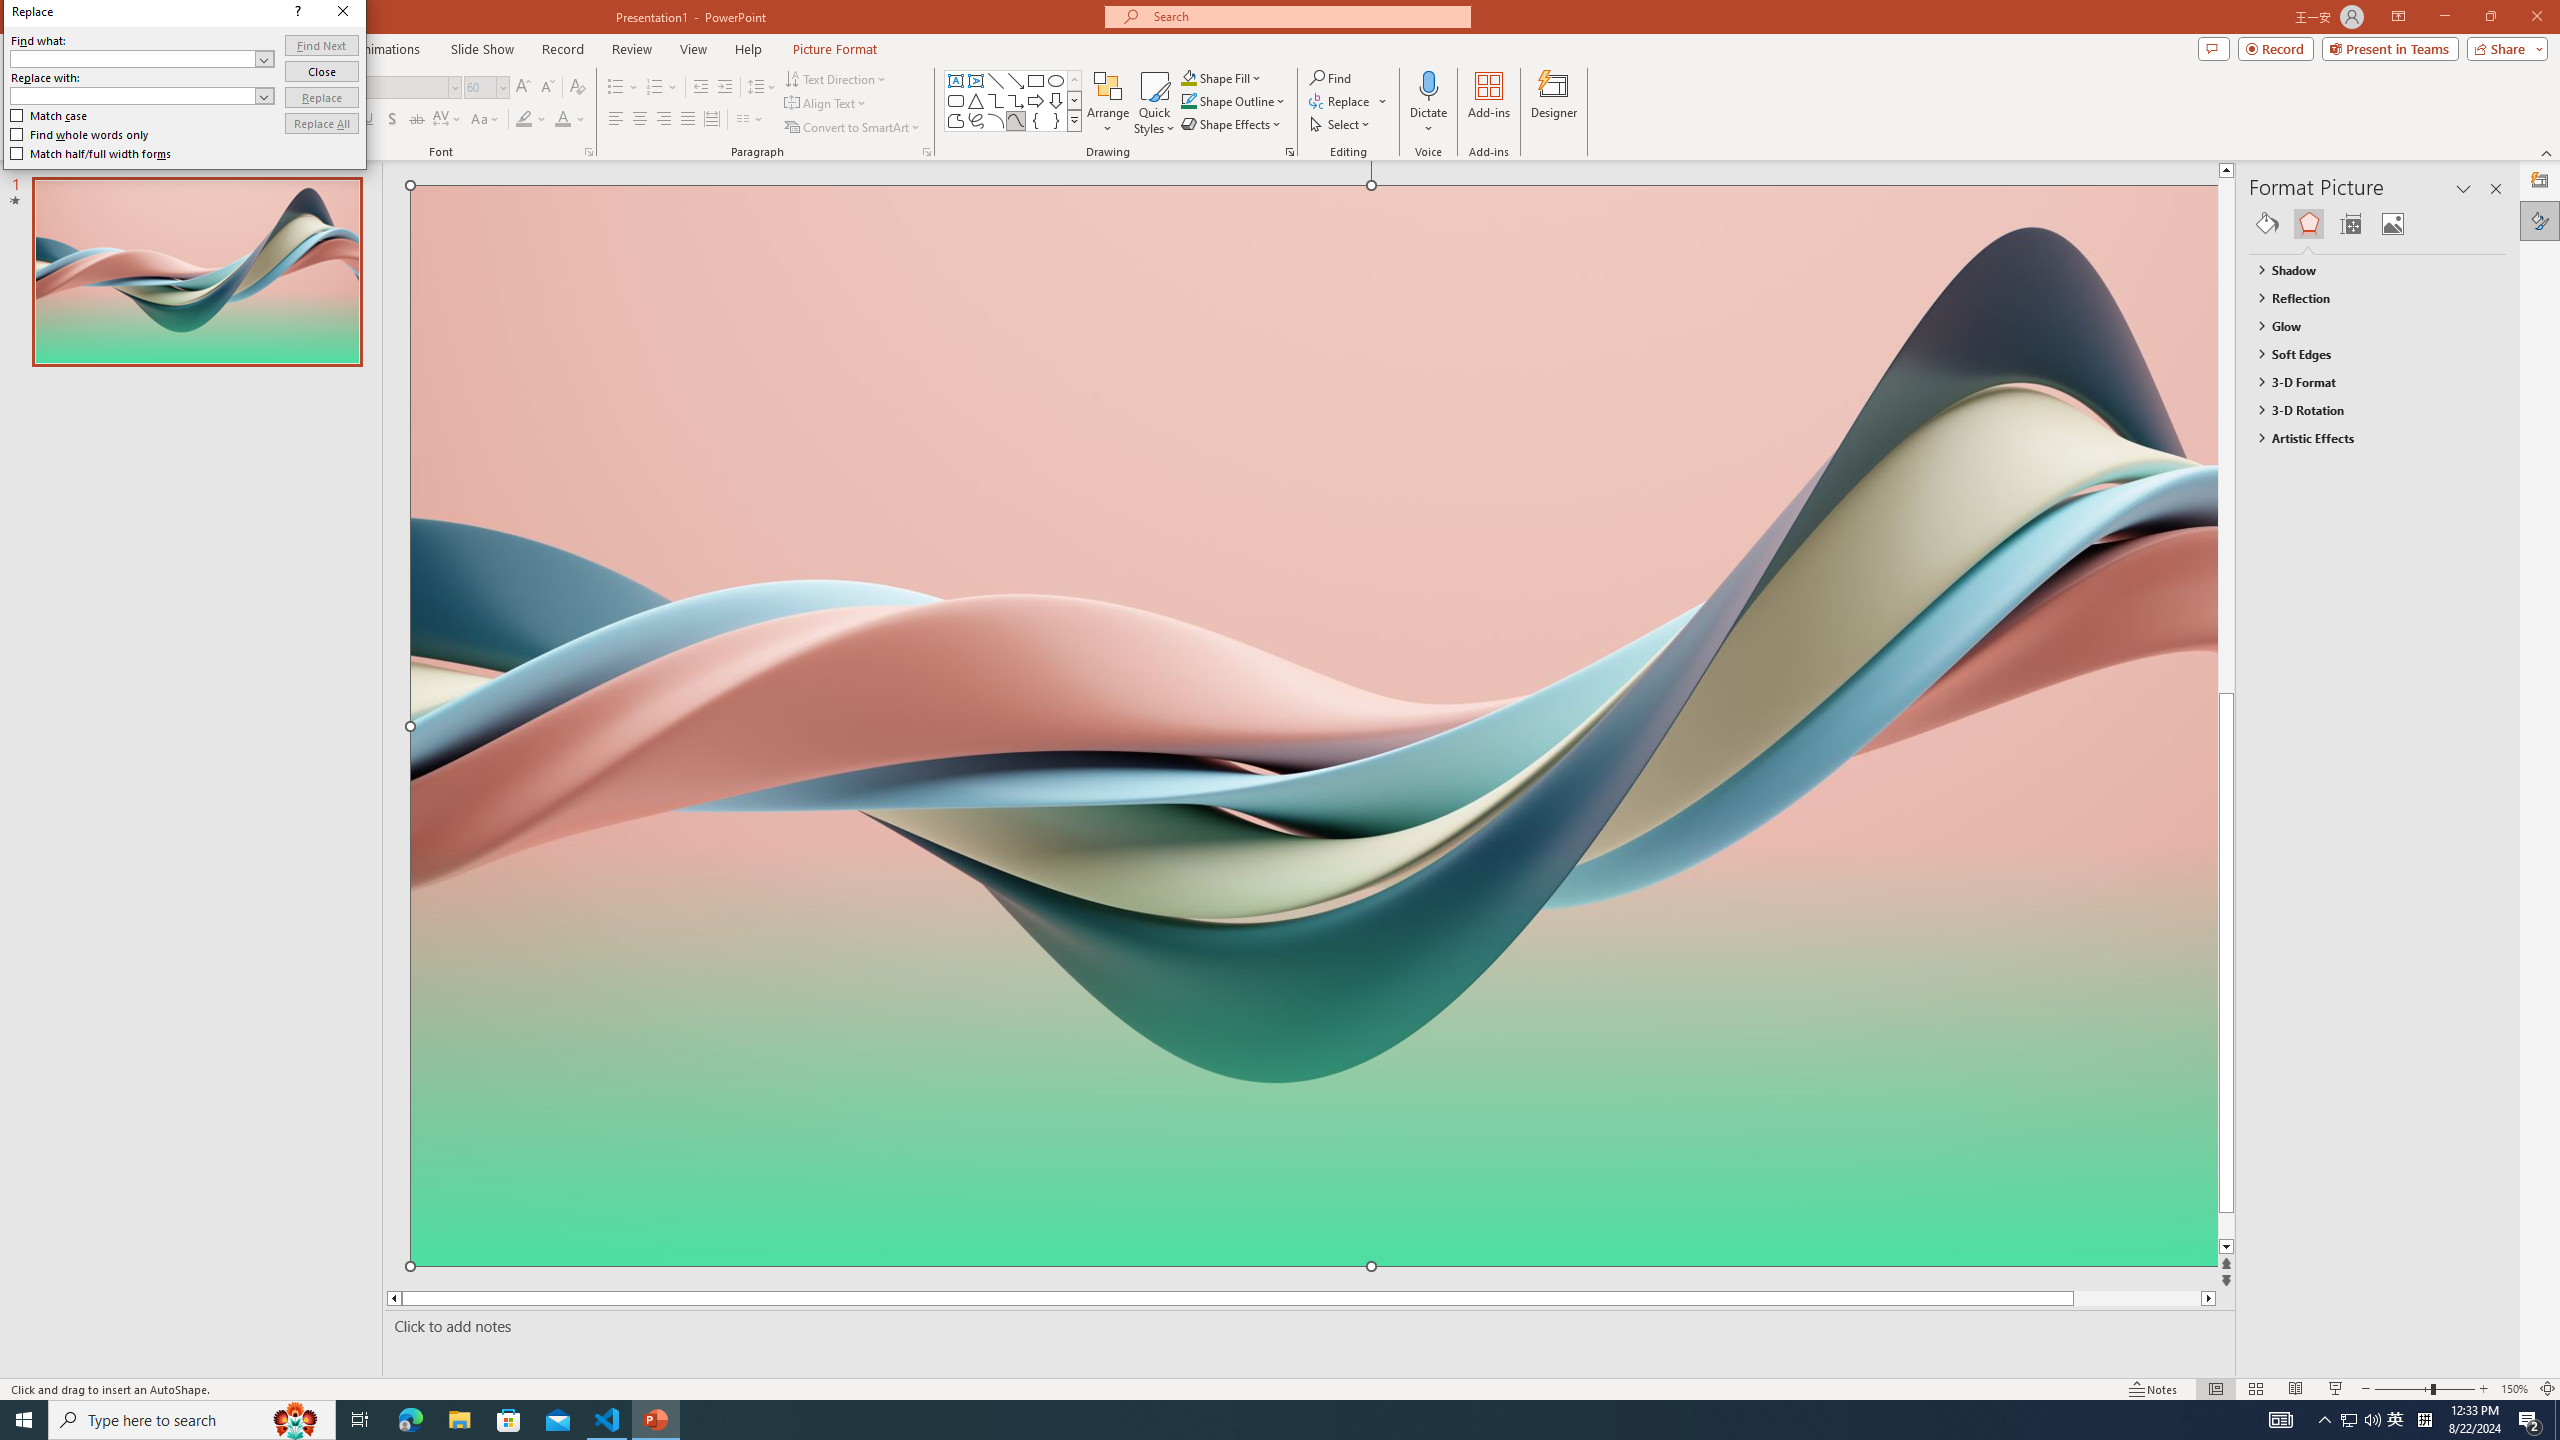 This screenshot has height=1440, width=2560. I want to click on 'Size & Properties', so click(2351, 222).